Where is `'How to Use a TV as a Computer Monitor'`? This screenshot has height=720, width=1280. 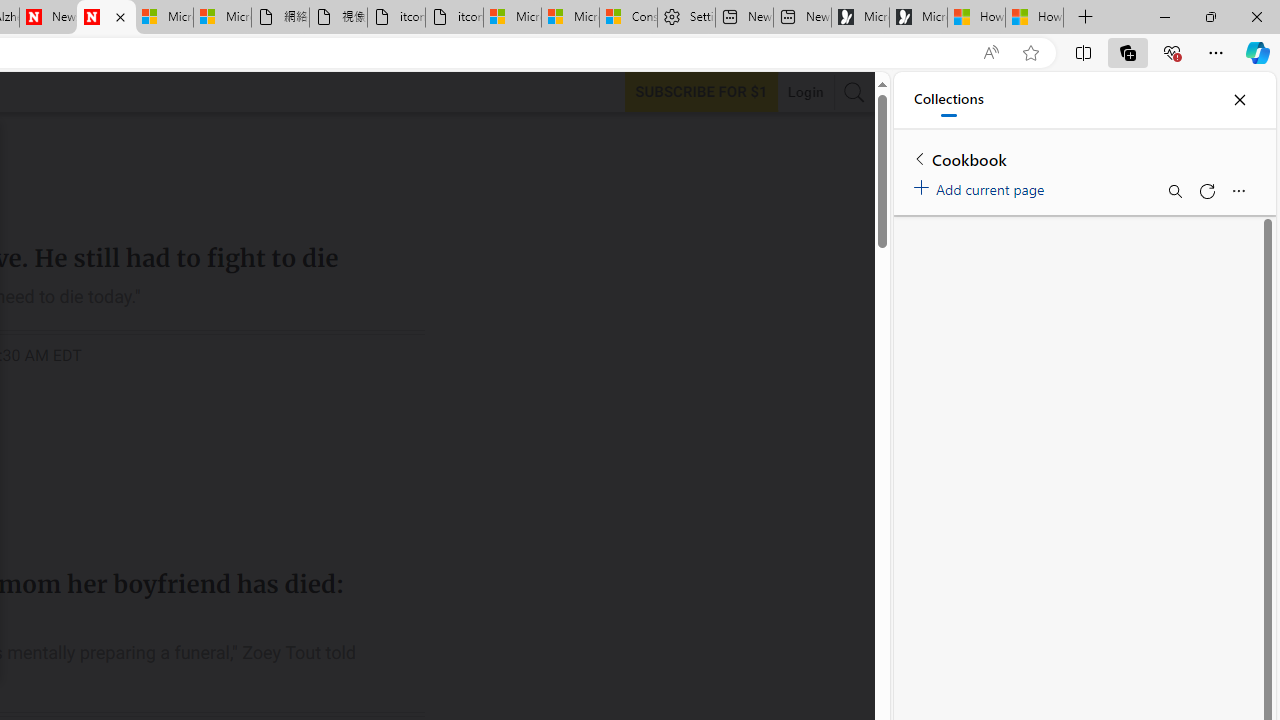 'How to Use a TV as a Computer Monitor' is located at coordinates (1034, 17).